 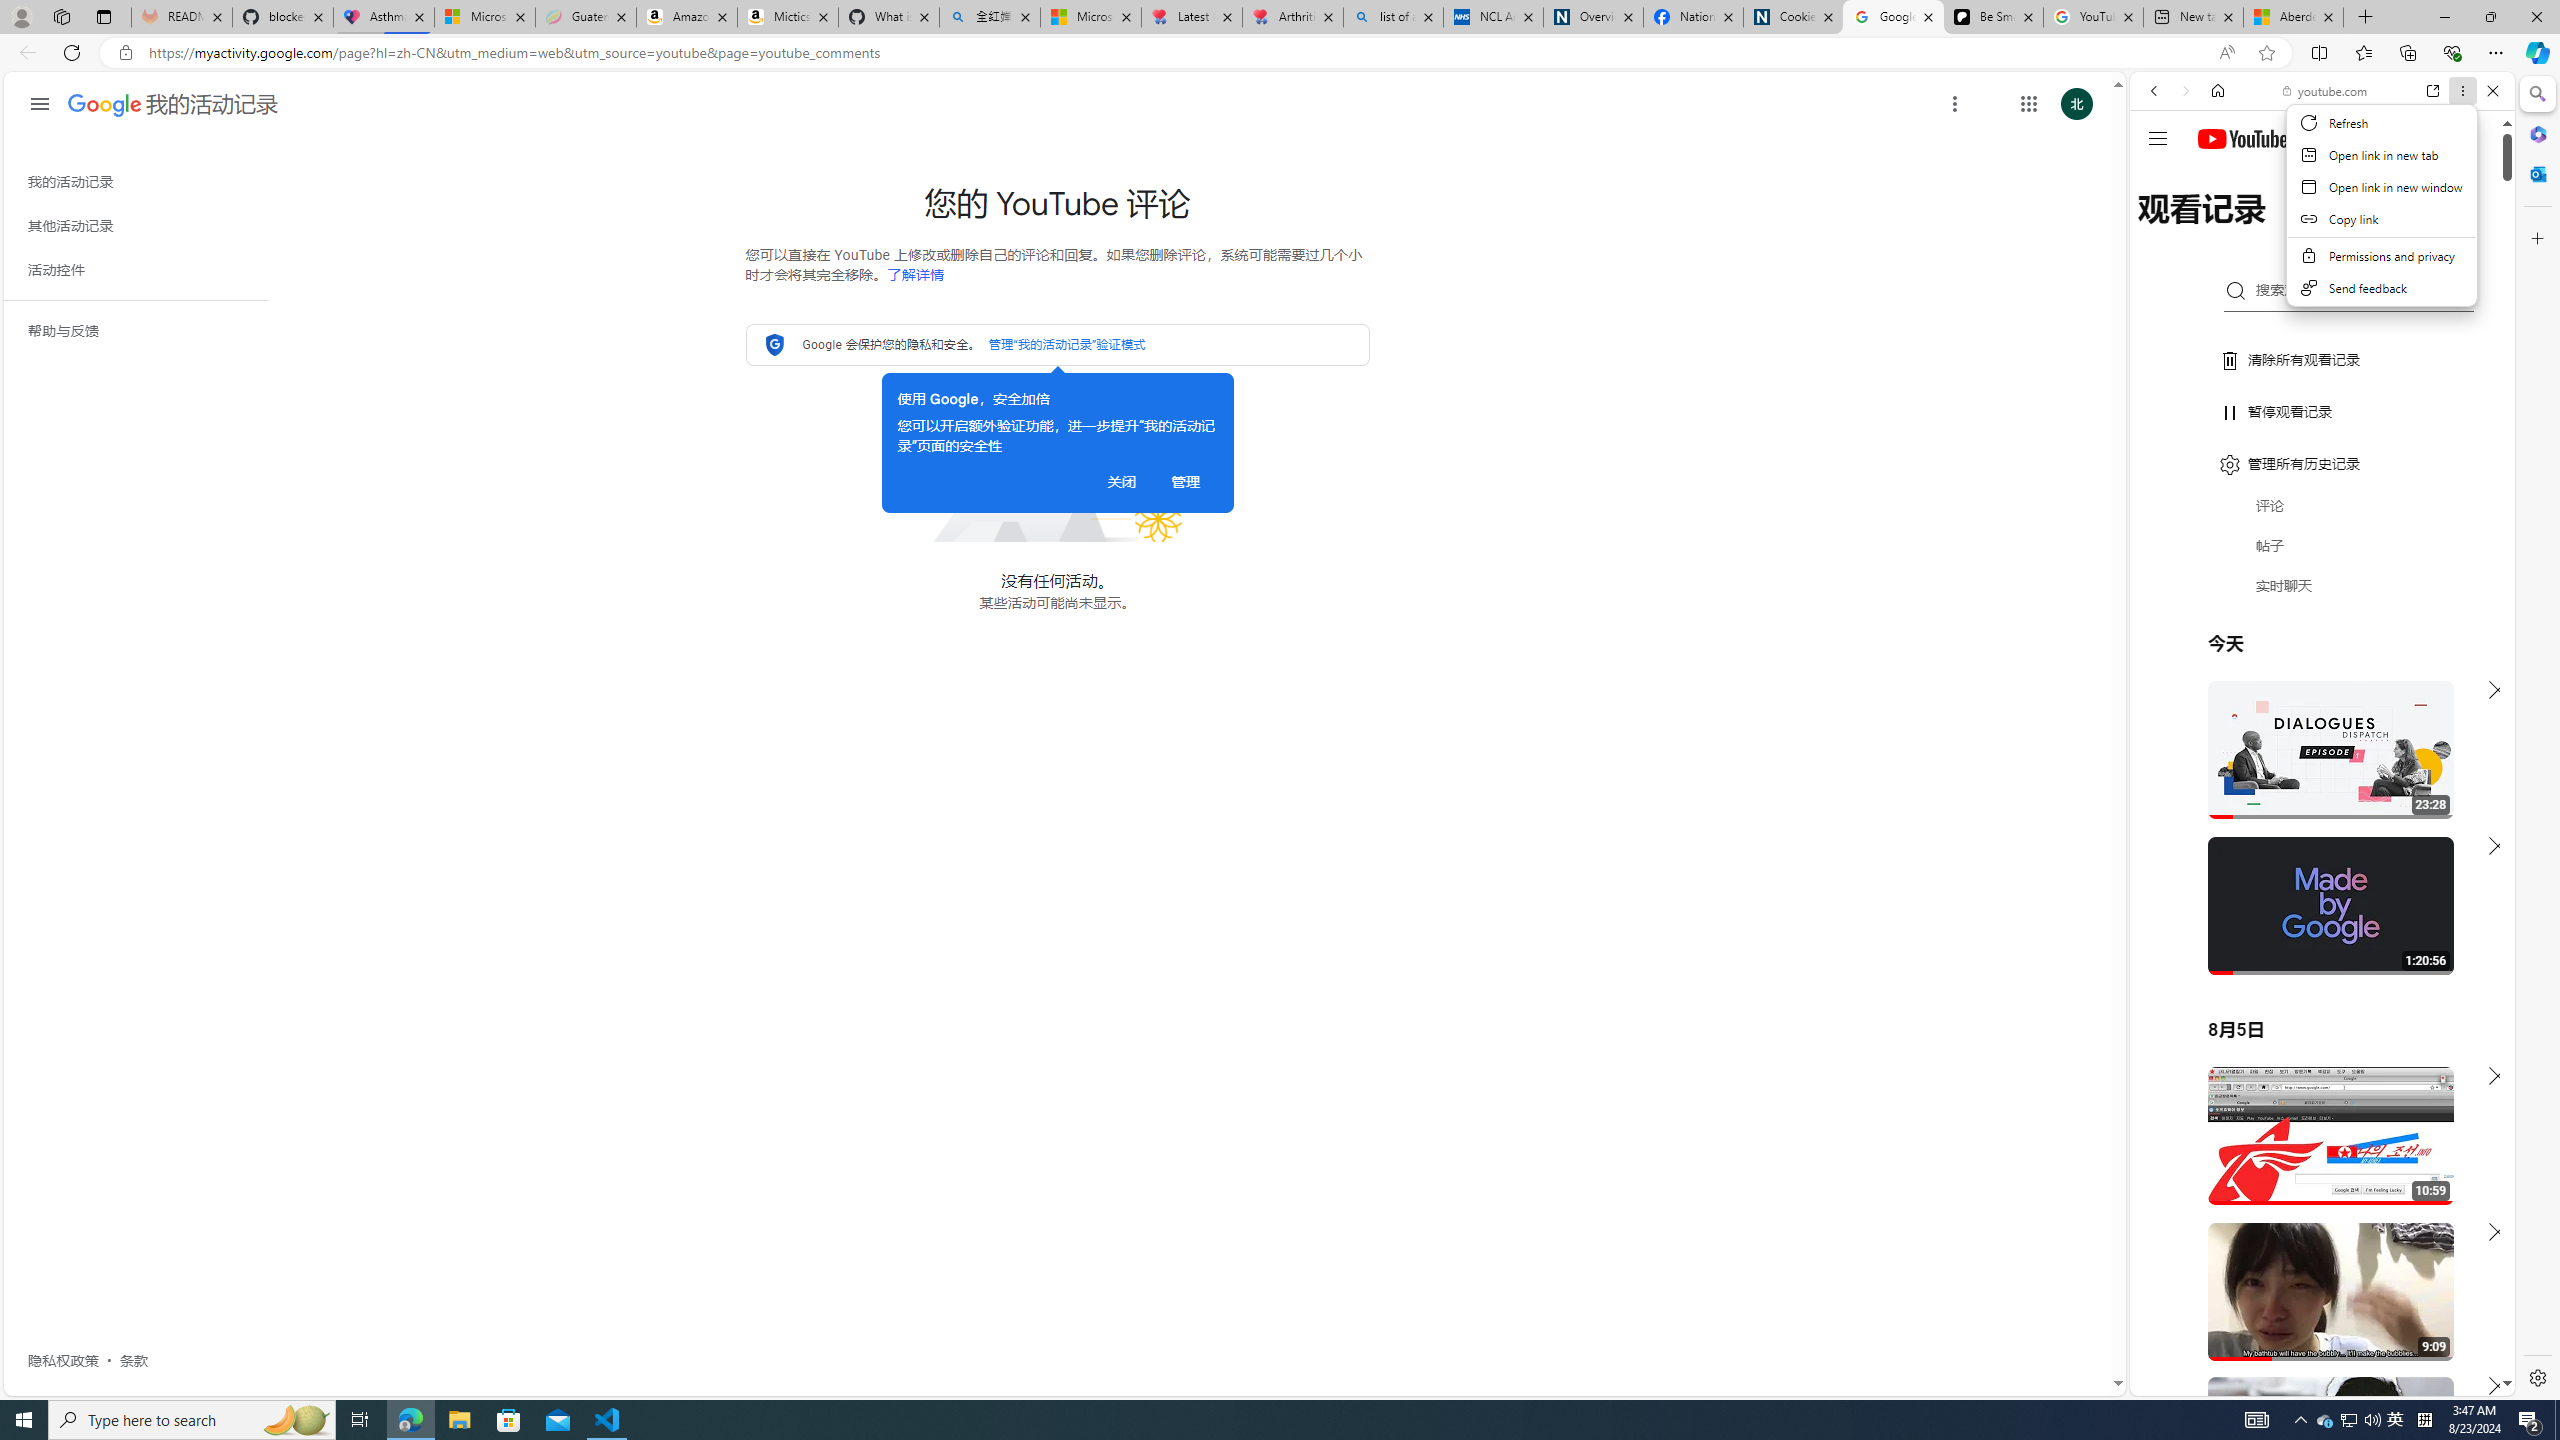 I want to click on 'Arthritis: Ask Health Professionals', so click(x=1292, y=16).